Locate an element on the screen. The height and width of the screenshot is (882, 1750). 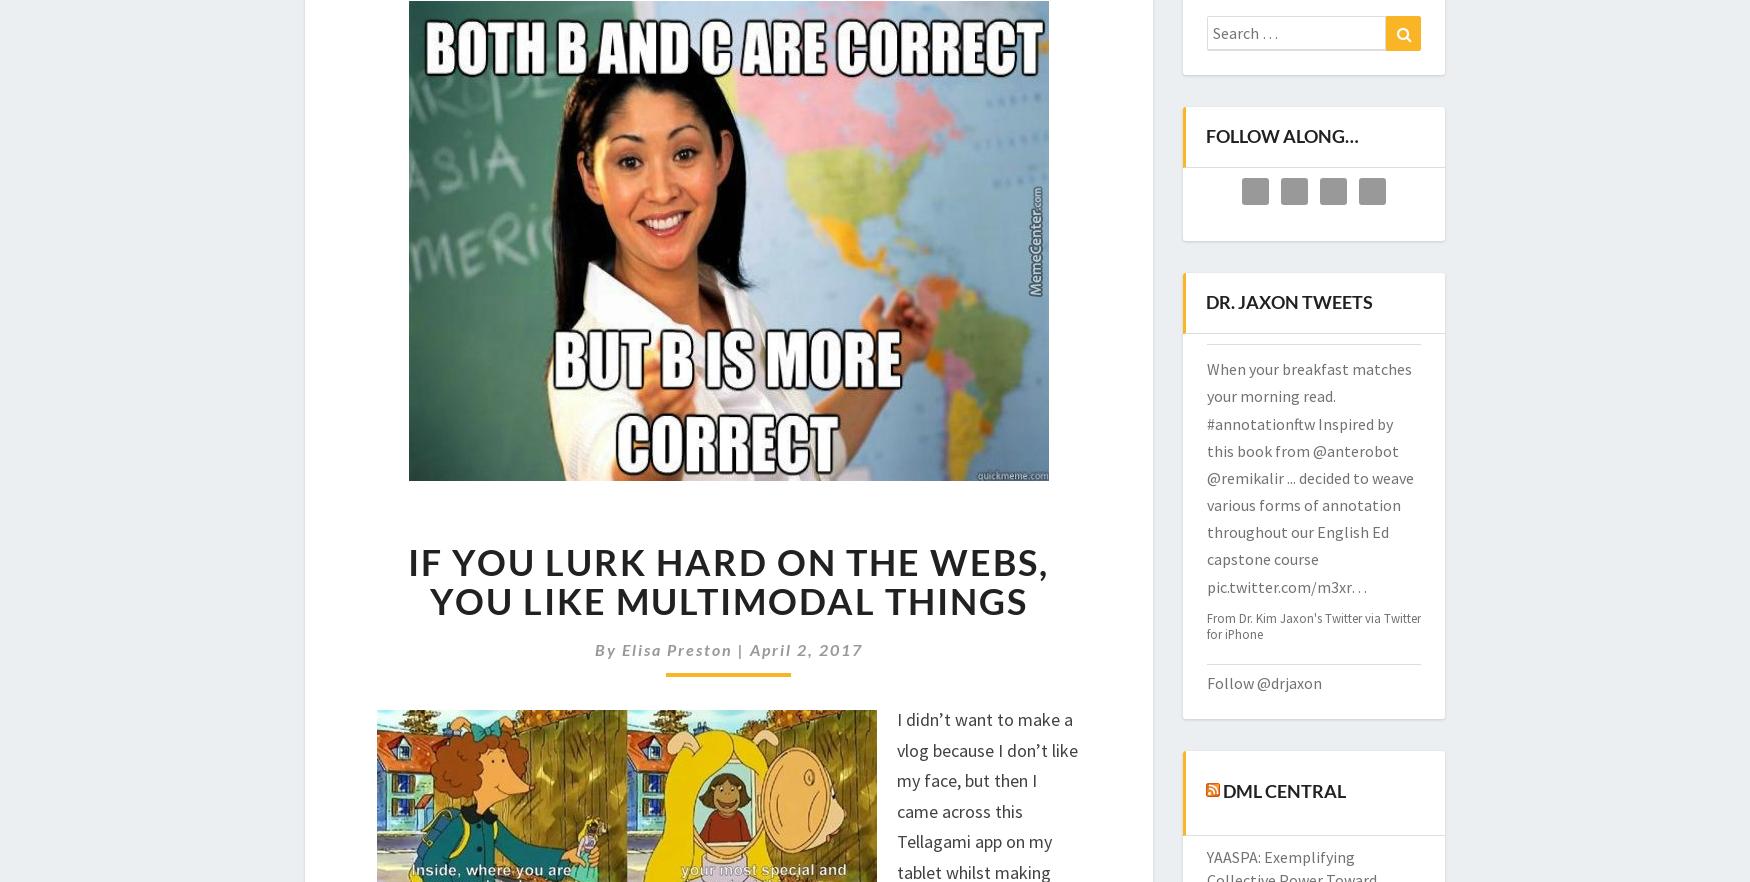
'By' is located at coordinates (607, 648).